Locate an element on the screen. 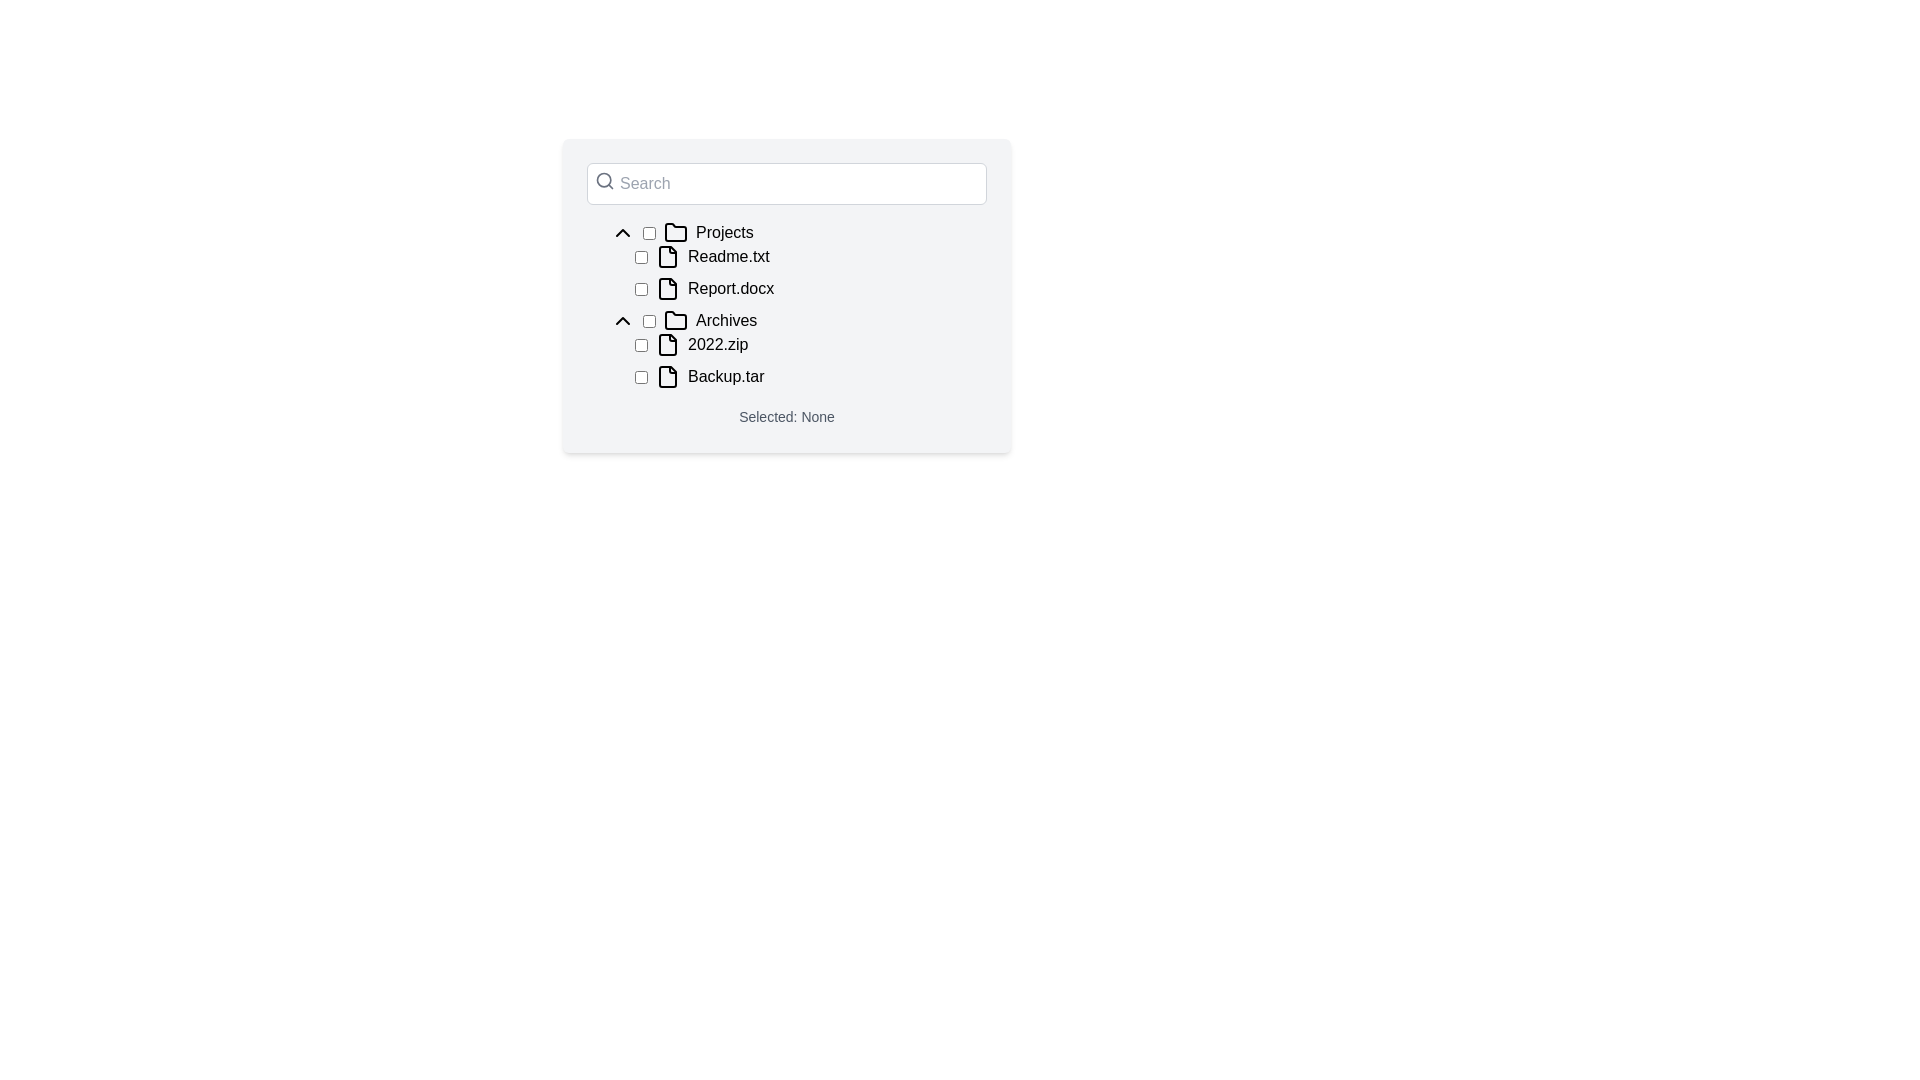  the file 'Report.docx' by clicking its associated checkbox in the file list interface is located at coordinates (786, 296).